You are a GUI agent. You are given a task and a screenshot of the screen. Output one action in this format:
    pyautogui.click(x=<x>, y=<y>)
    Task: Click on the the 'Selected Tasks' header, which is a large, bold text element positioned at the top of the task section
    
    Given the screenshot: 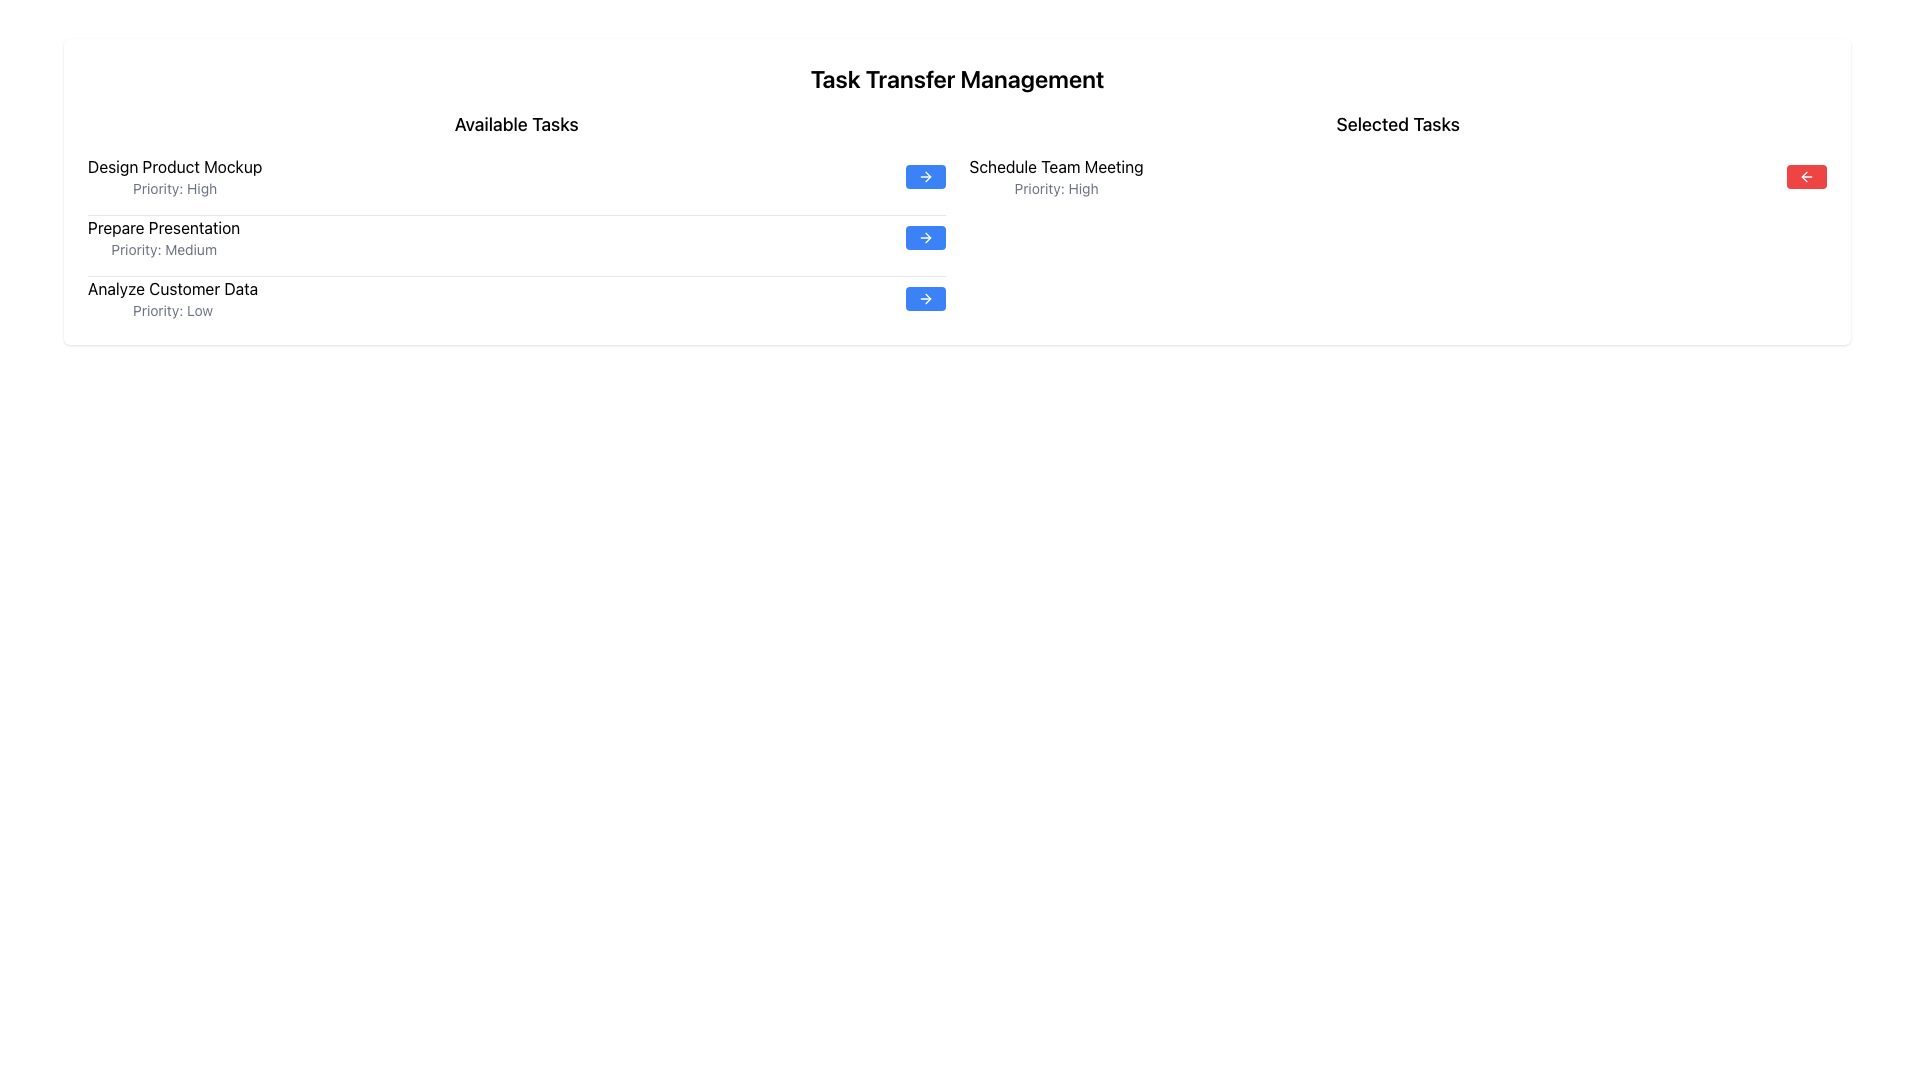 What is the action you would take?
    pyautogui.click(x=1397, y=124)
    